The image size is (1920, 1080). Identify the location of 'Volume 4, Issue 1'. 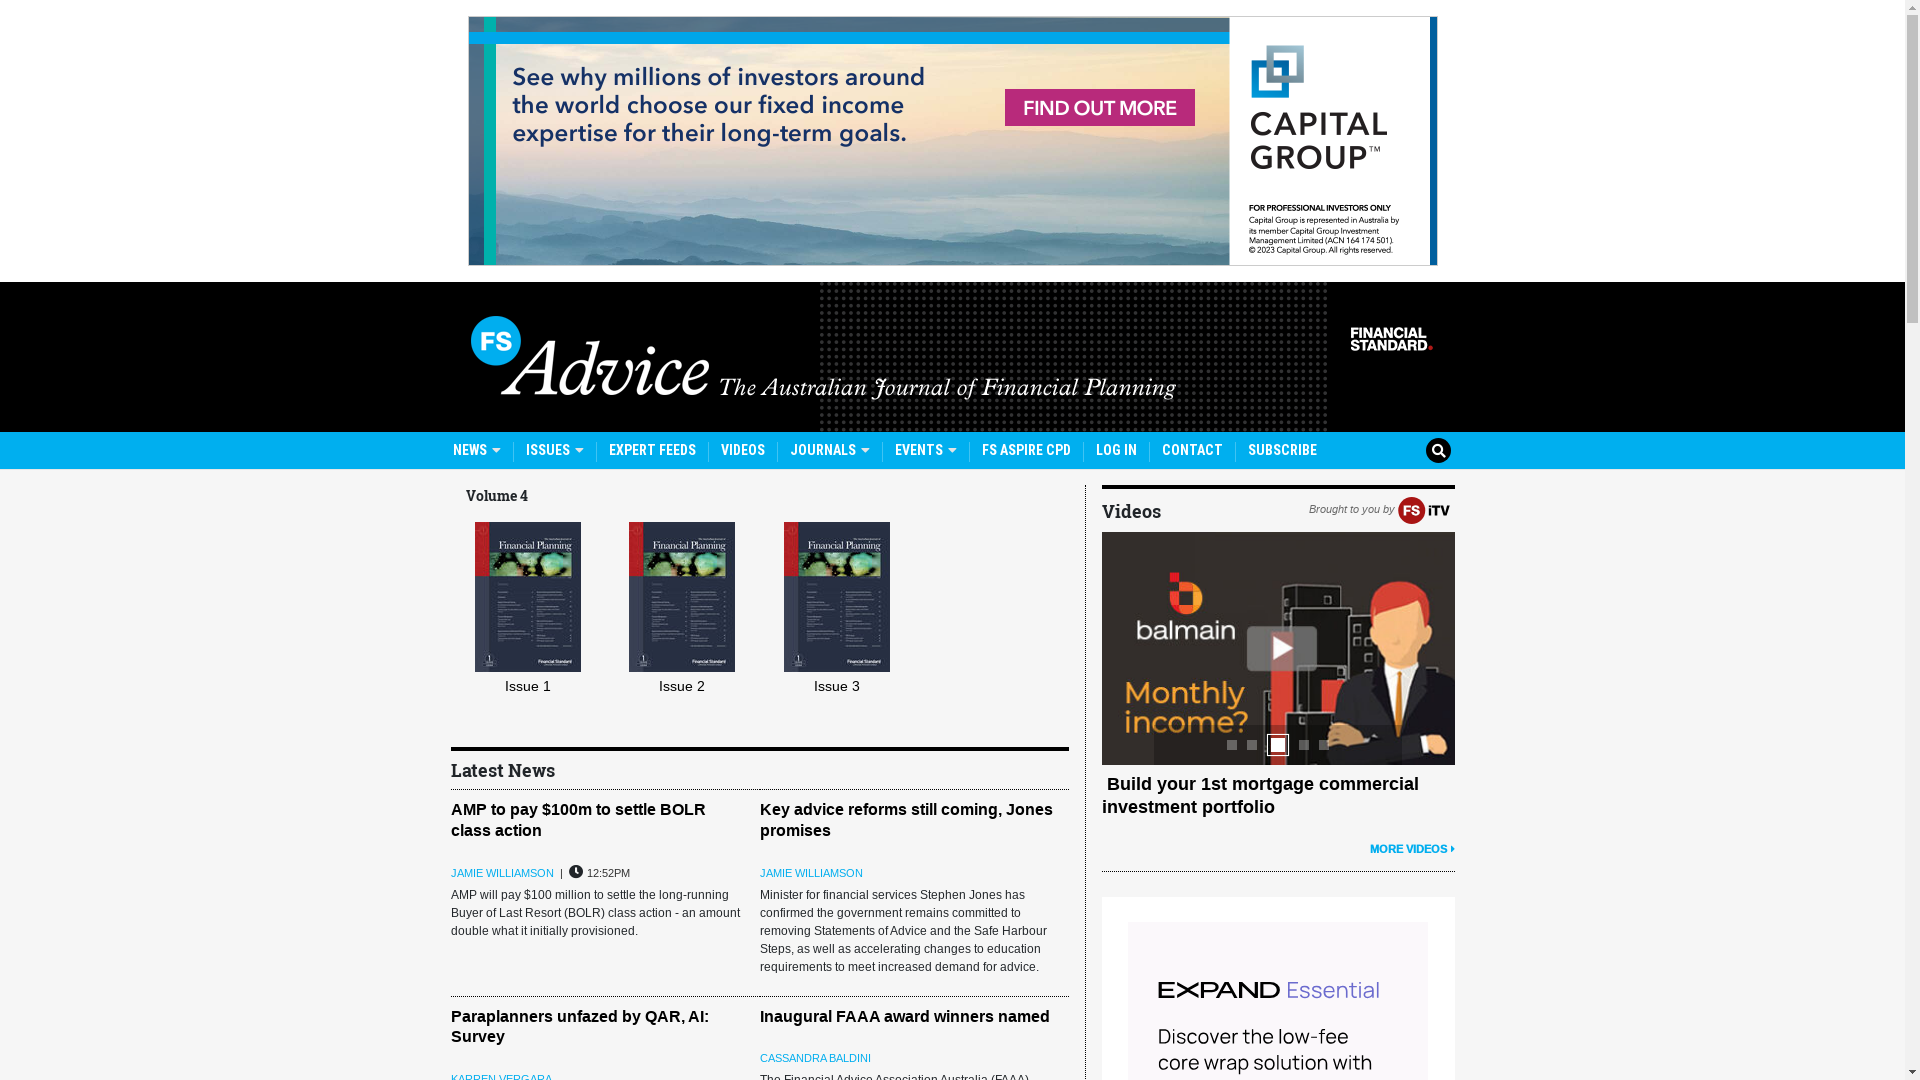
(528, 596).